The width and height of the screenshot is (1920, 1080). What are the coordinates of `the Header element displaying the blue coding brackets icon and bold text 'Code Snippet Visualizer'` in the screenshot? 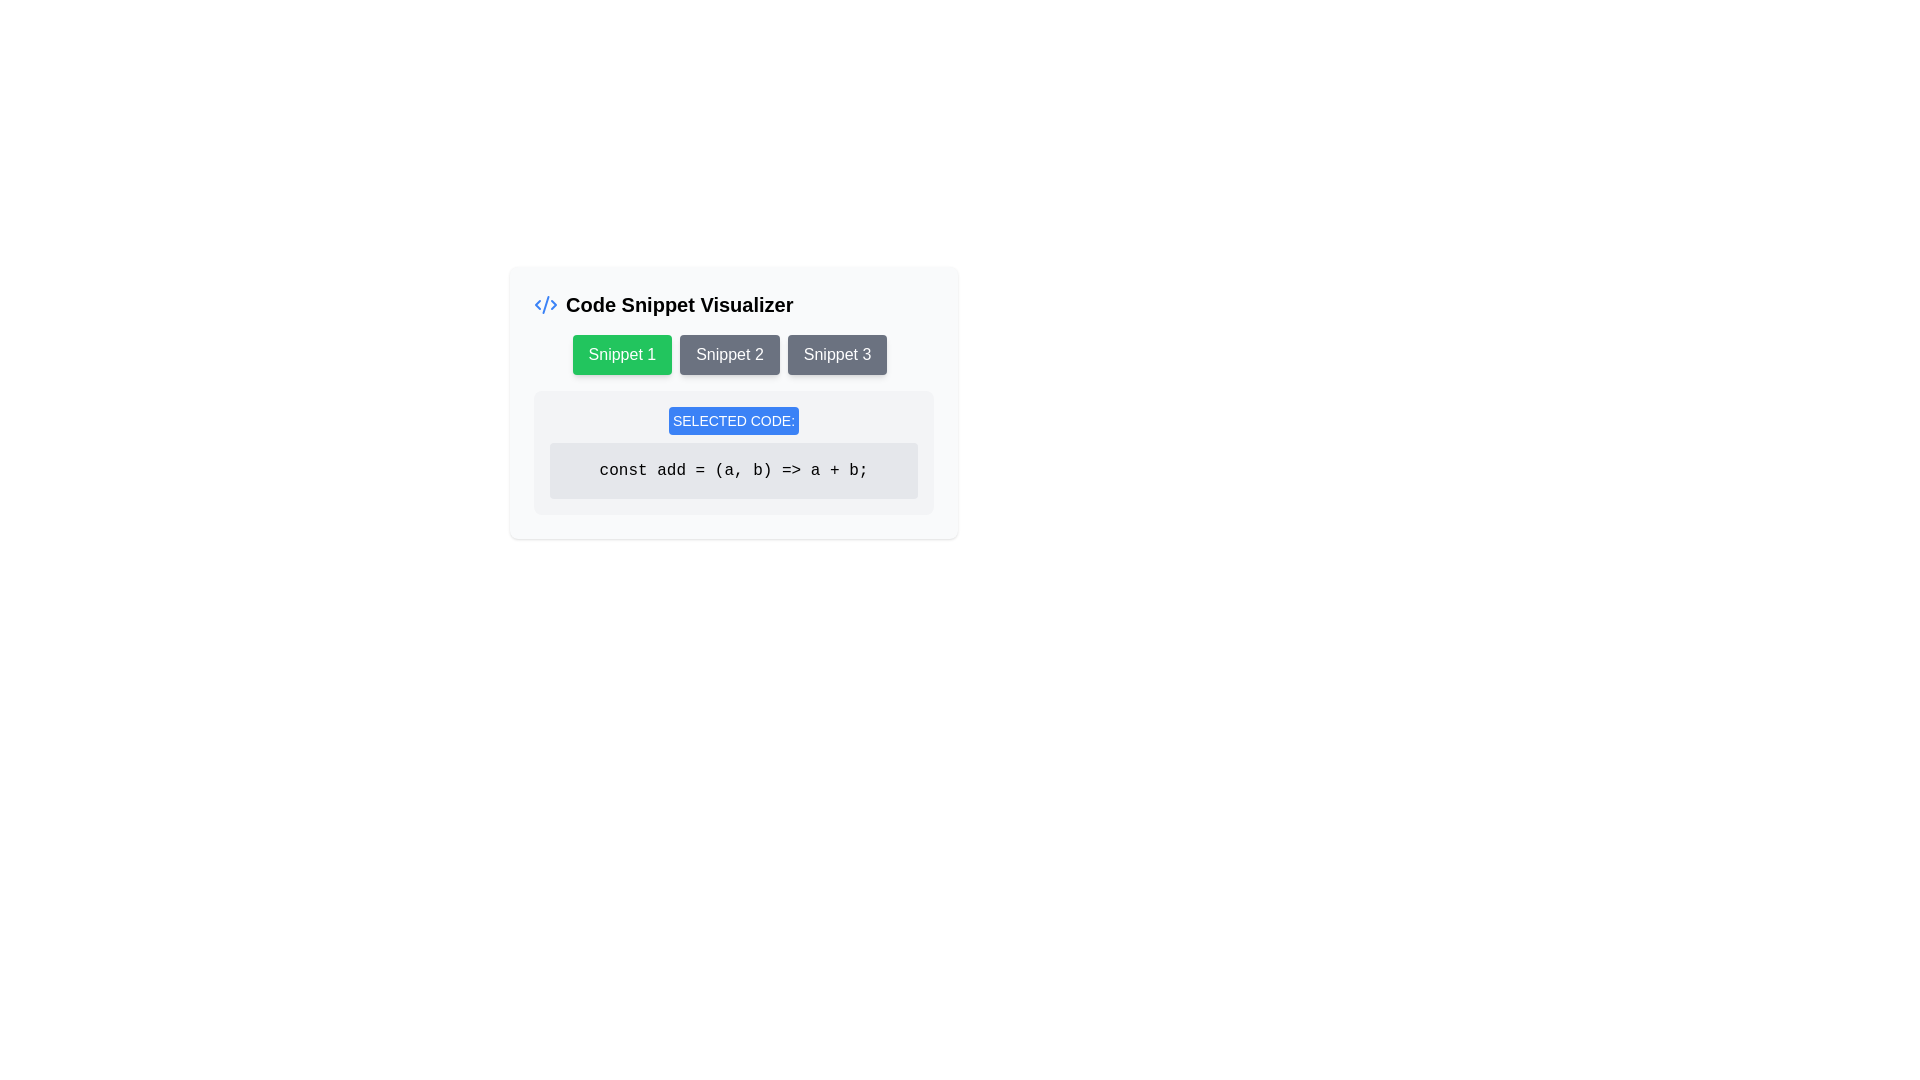 It's located at (733, 304).